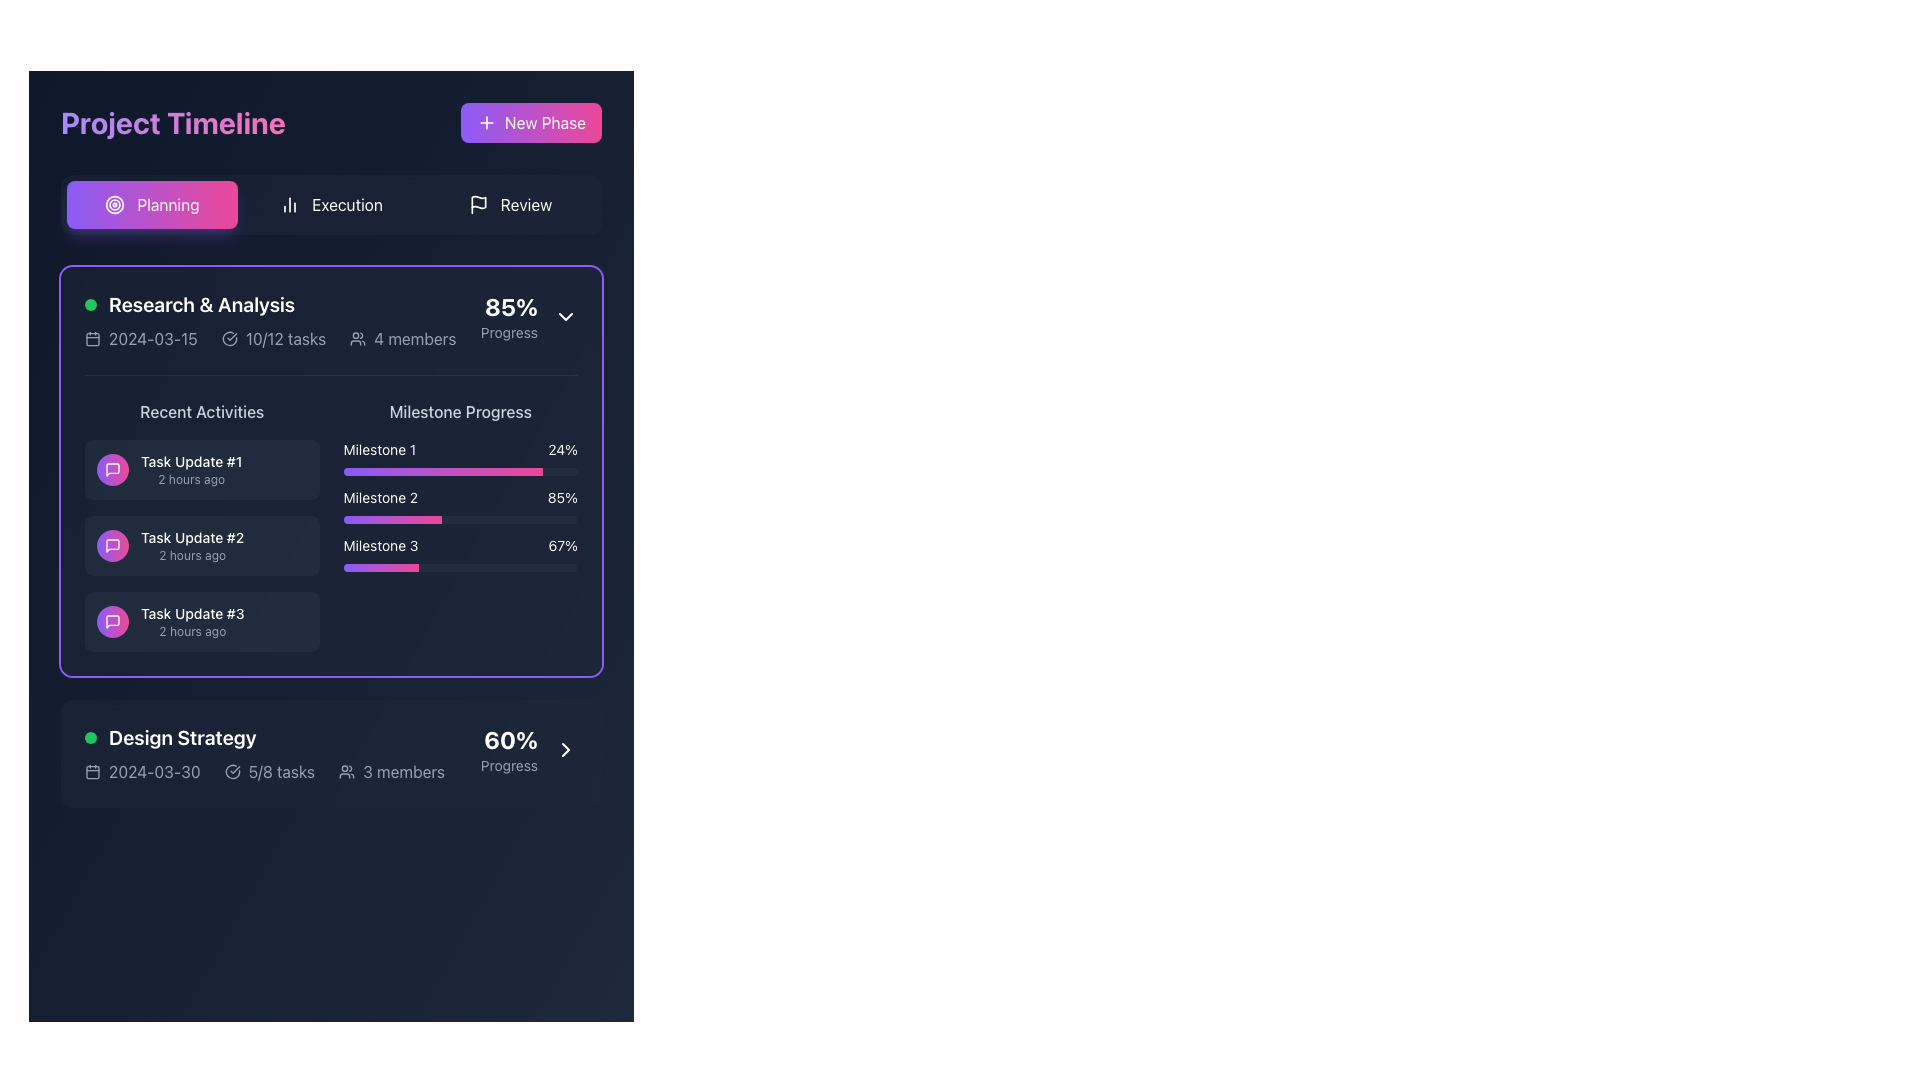  What do you see at coordinates (284, 338) in the screenshot?
I see `the text label displaying '10/12 tasks' located in the 'Research & Analysis' section, which is positioned to the right of the task completion status icon` at bounding box center [284, 338].